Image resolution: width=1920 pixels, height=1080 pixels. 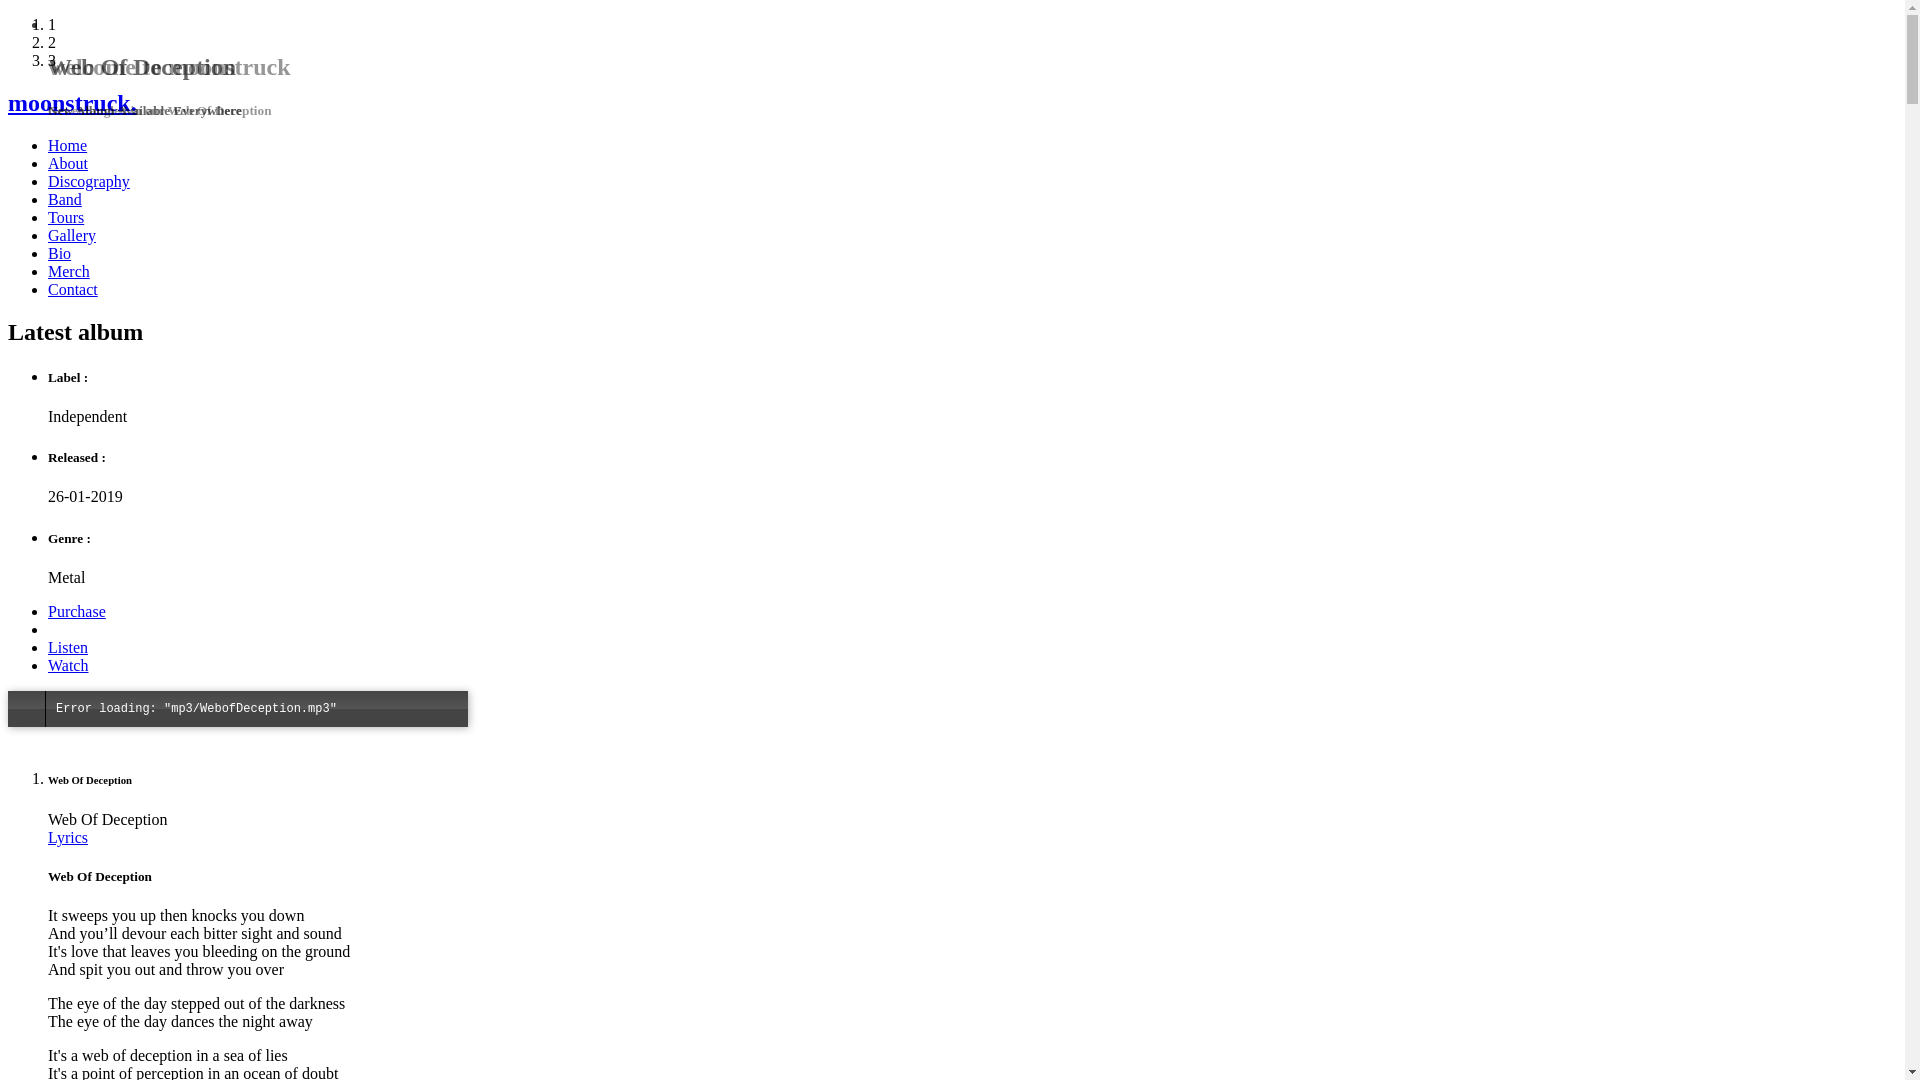 What do you see at coordinates (52, 42) in the screenshot?
I see `'2'` at bounding box center [52, 42].